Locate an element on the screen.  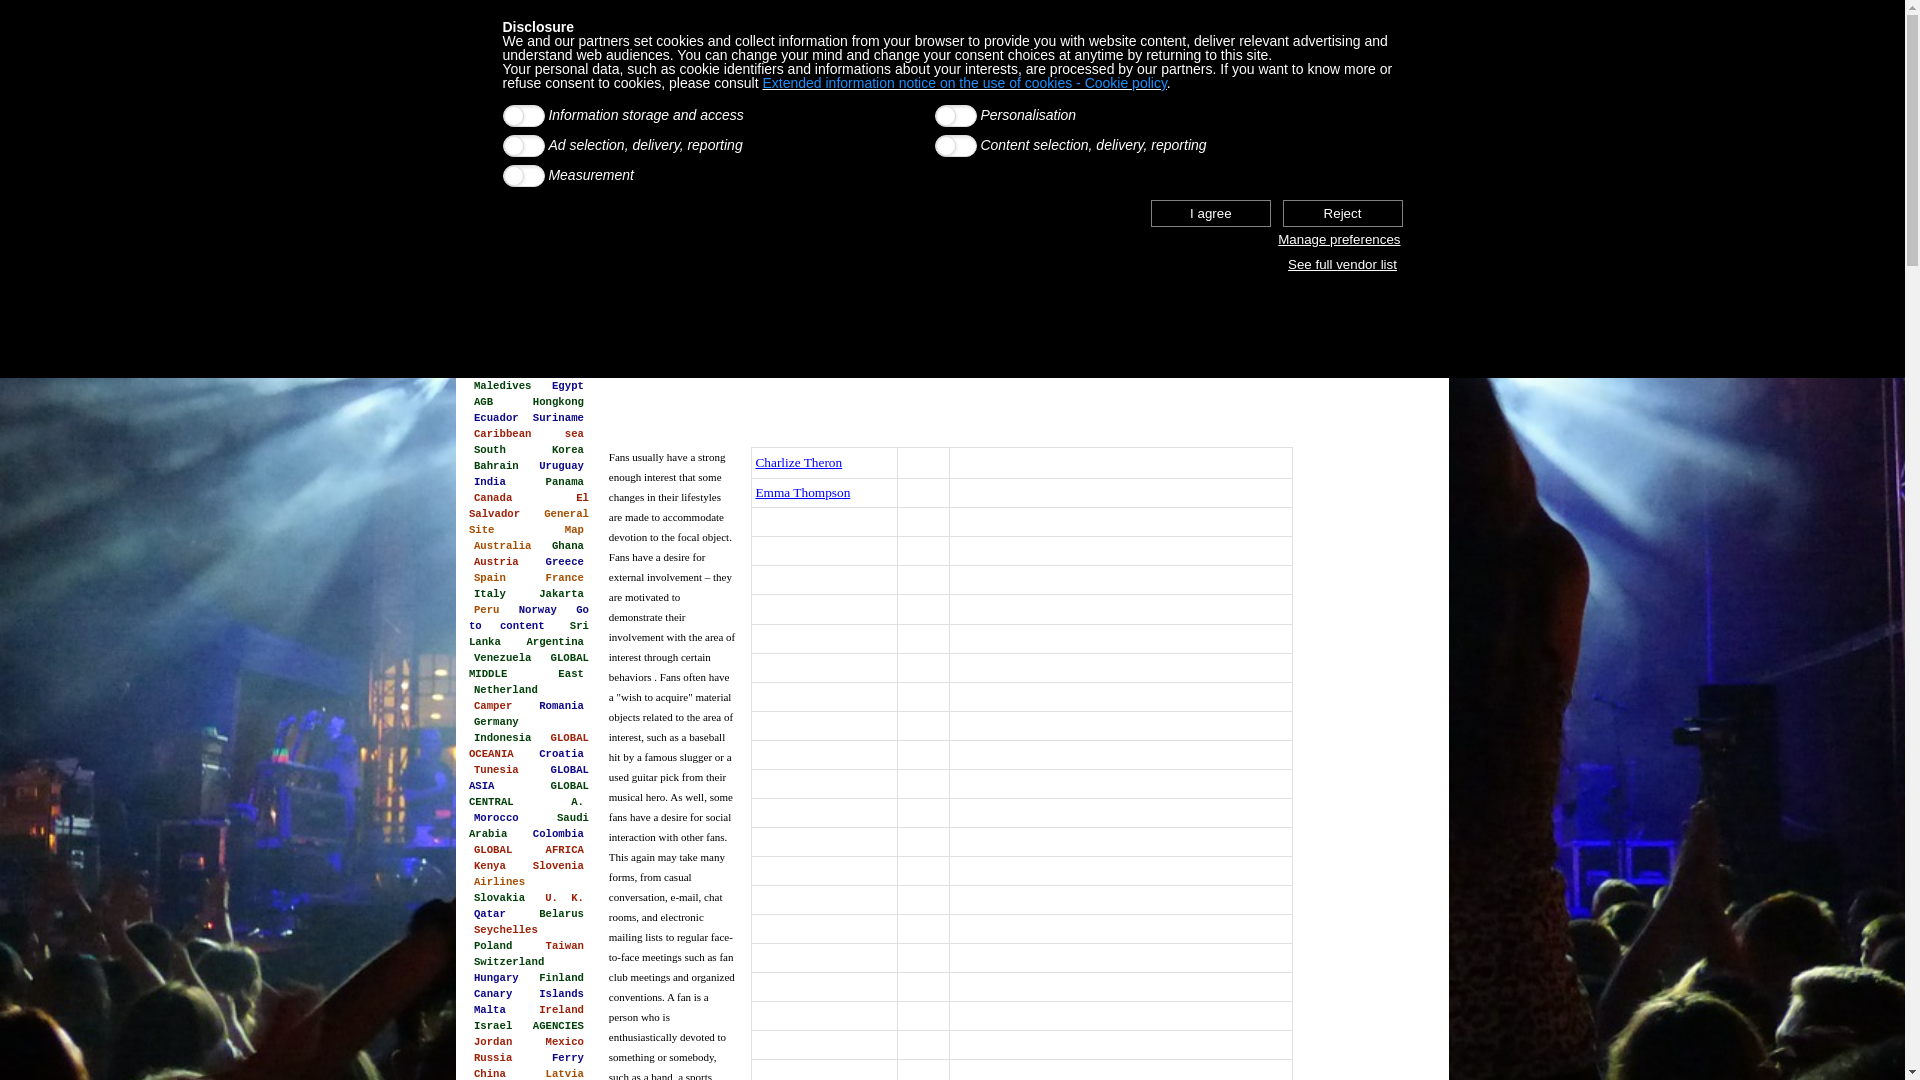
'Spain' is located at coordinates (489, 578).